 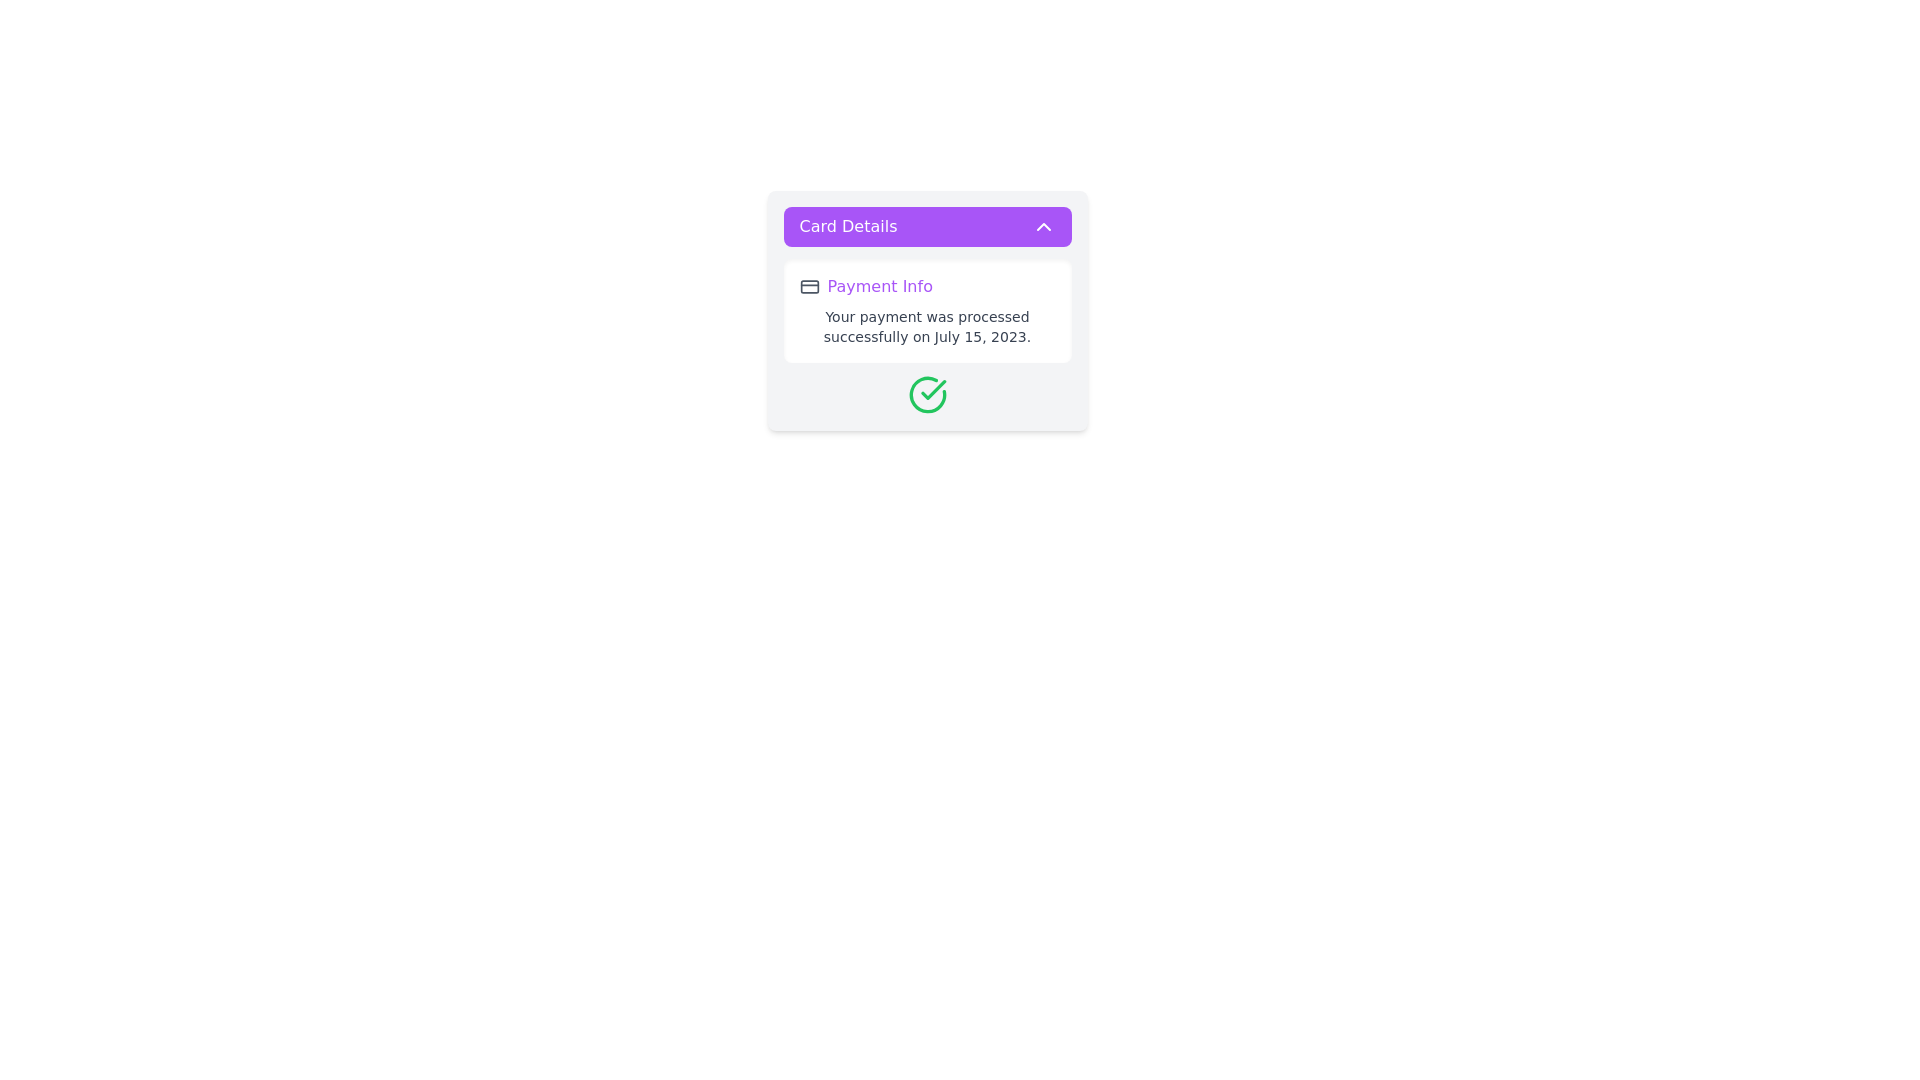 What do you see at coordinates (926, 286) in the screenshot?
I see `the credit card icon in the 'Payment Info' section, which is styled in gray and located above the 'Your payment was processed successfully on July 15, 2023.' text` at bounding box center [926, 286].